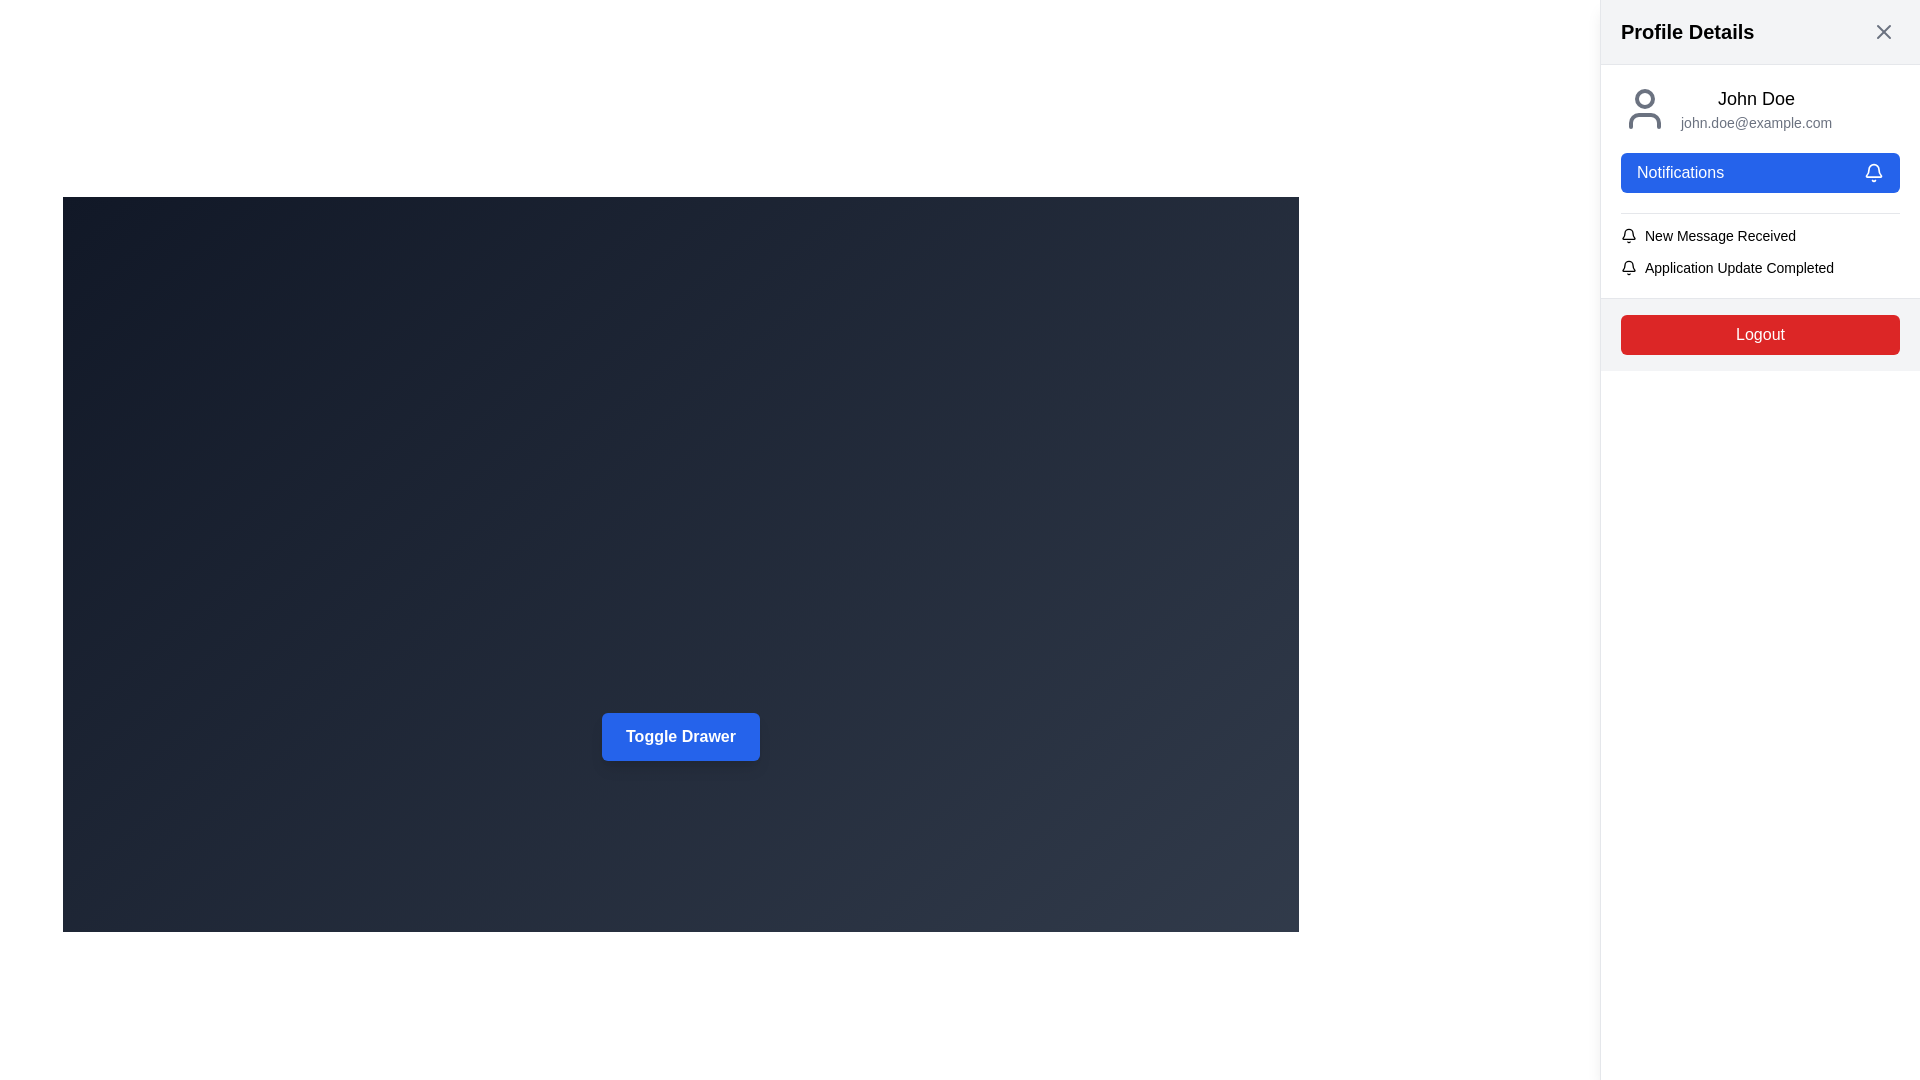 The width and height of the screenshot is (1920, 1080). Describe the element at coordinates (1719, 234) in the screenshot. I see `the 'New Message Received' notification text label, which is styled in bold and dark font and is the first item in the notification list under the 'Profile Details' section` at that location.